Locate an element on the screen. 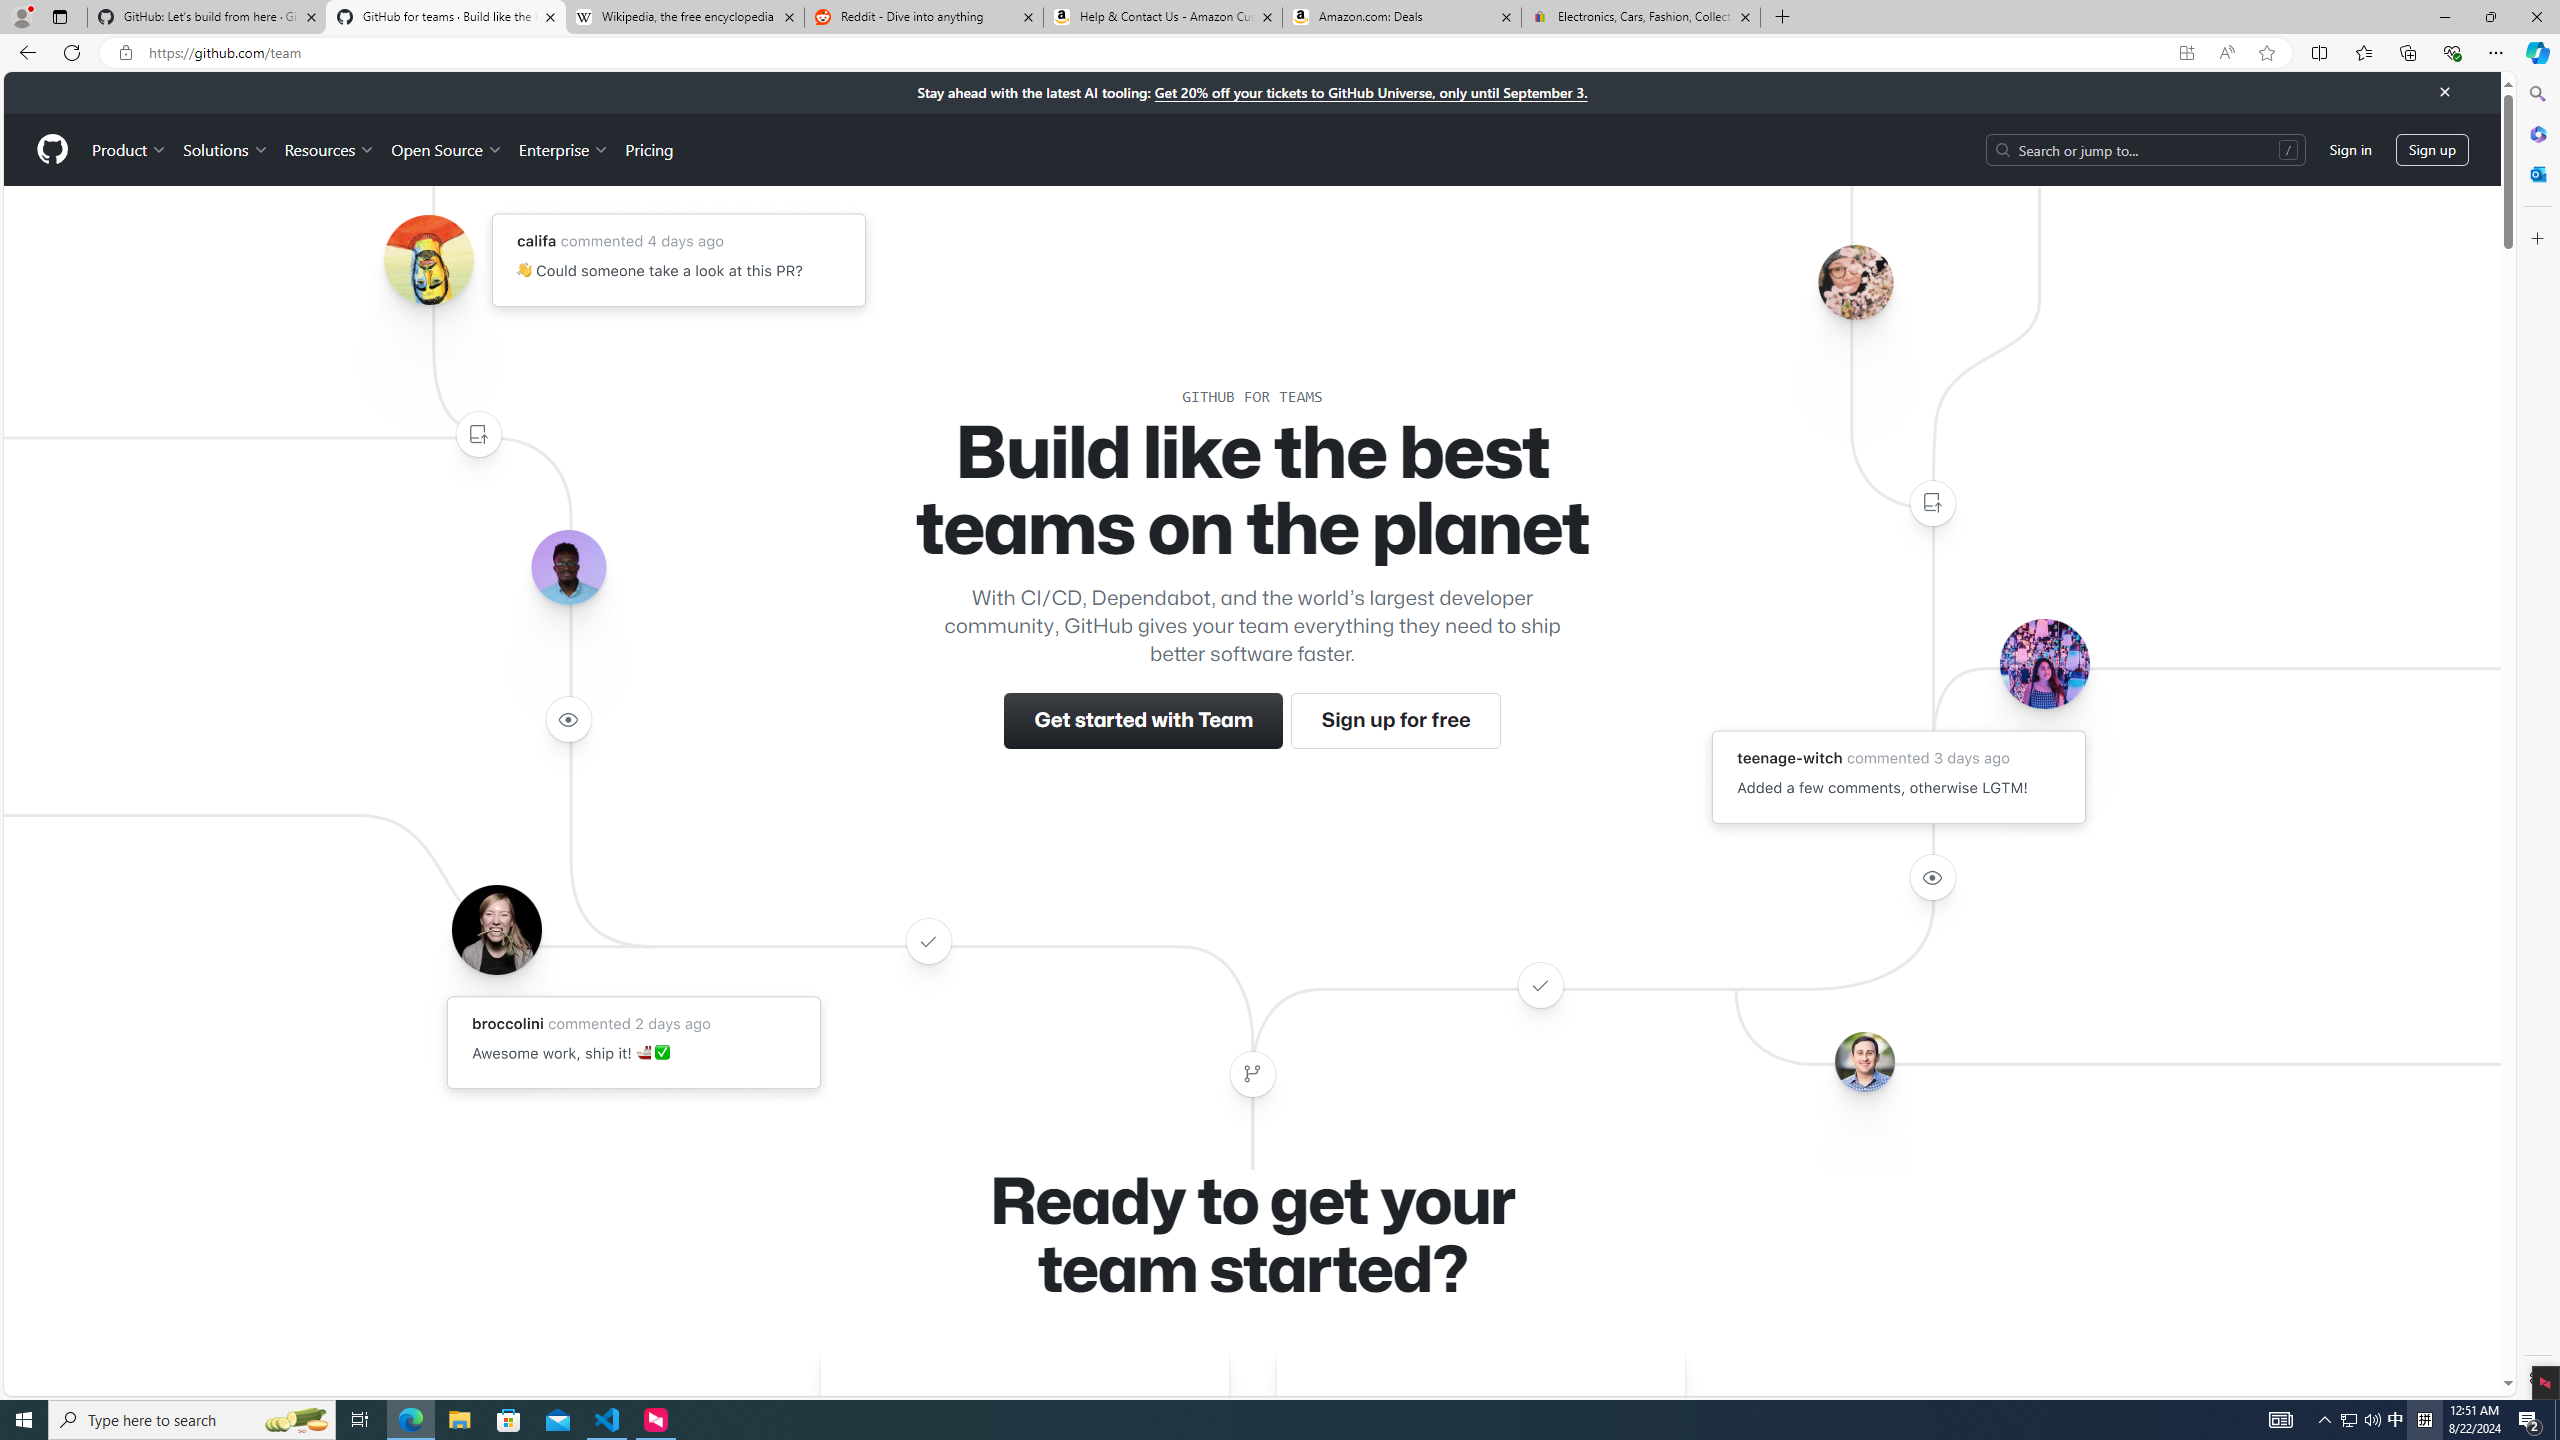 This screenshot has height=1440, width=2560. 'Avatar of the user benbalter' is located at coordinates (1862, 1061).